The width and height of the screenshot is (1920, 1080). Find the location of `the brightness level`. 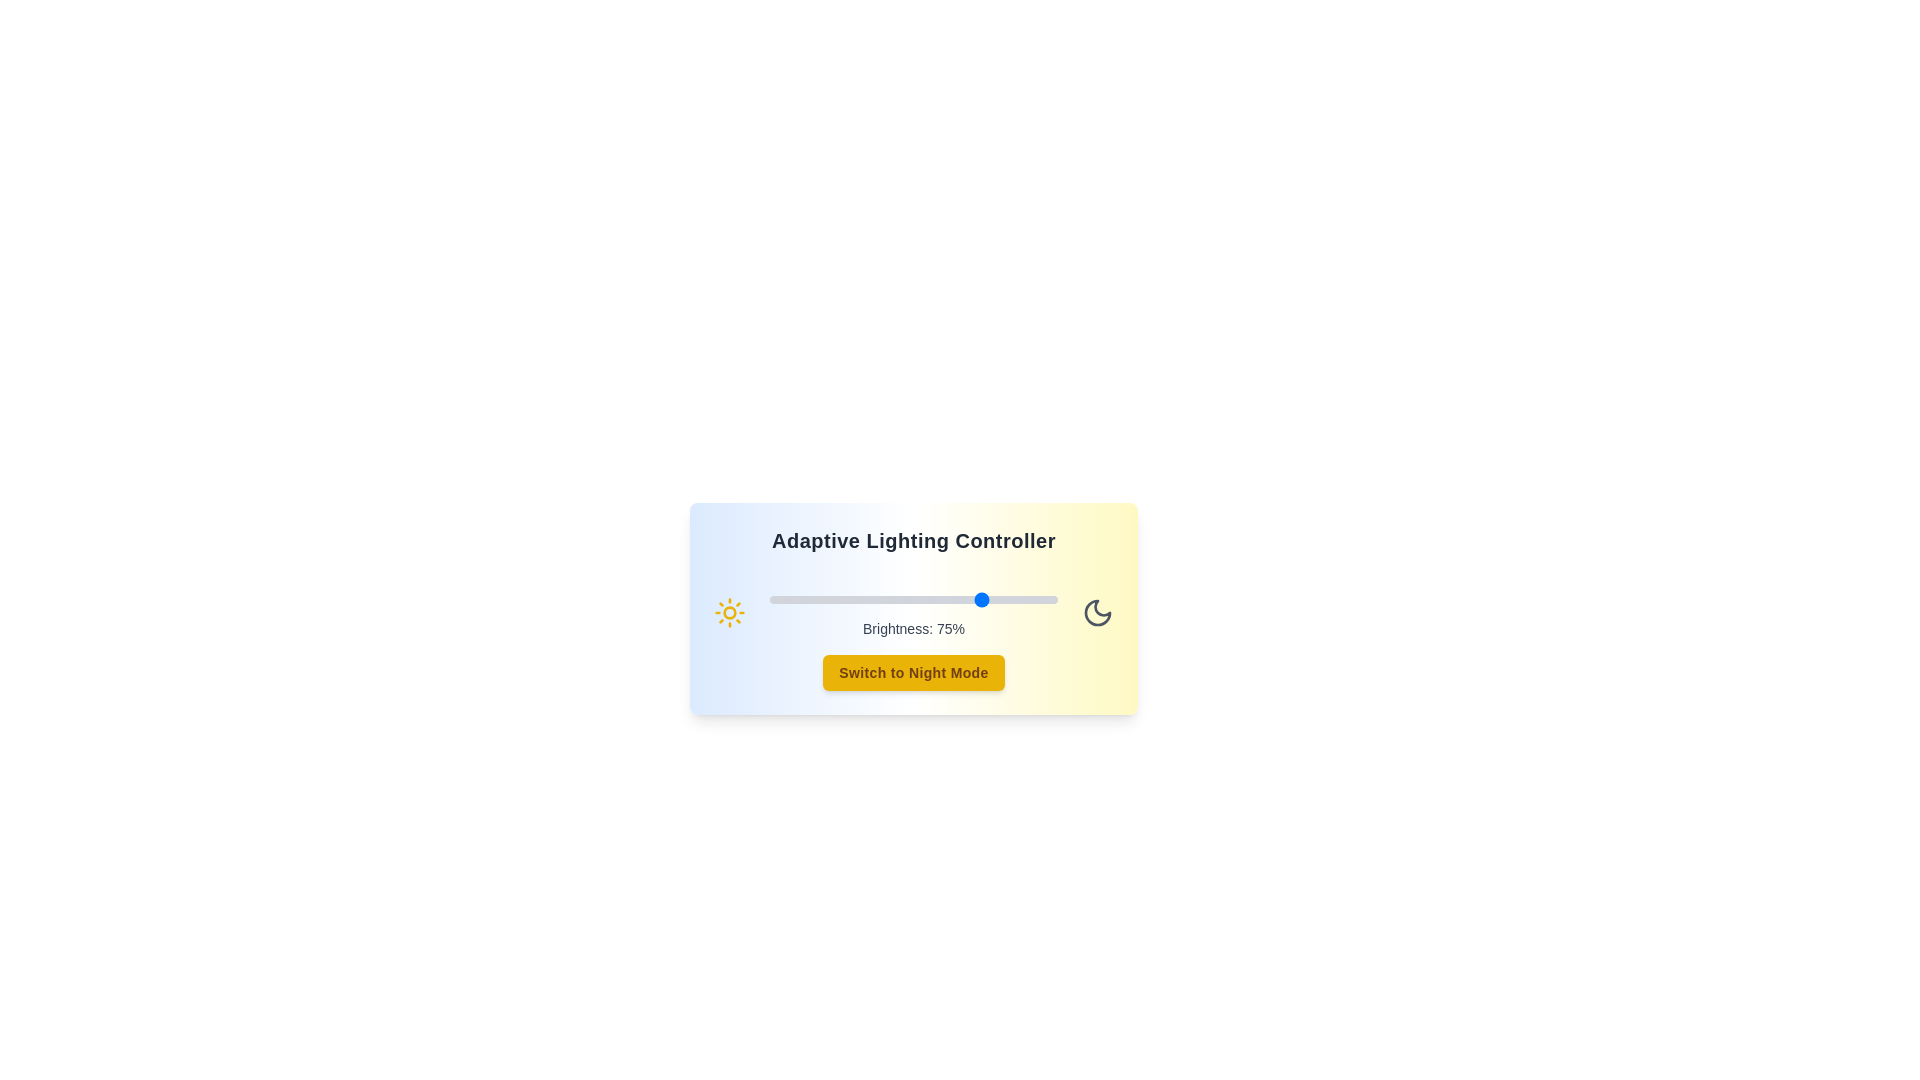

the brightness level is located at coordinates (927, 599).